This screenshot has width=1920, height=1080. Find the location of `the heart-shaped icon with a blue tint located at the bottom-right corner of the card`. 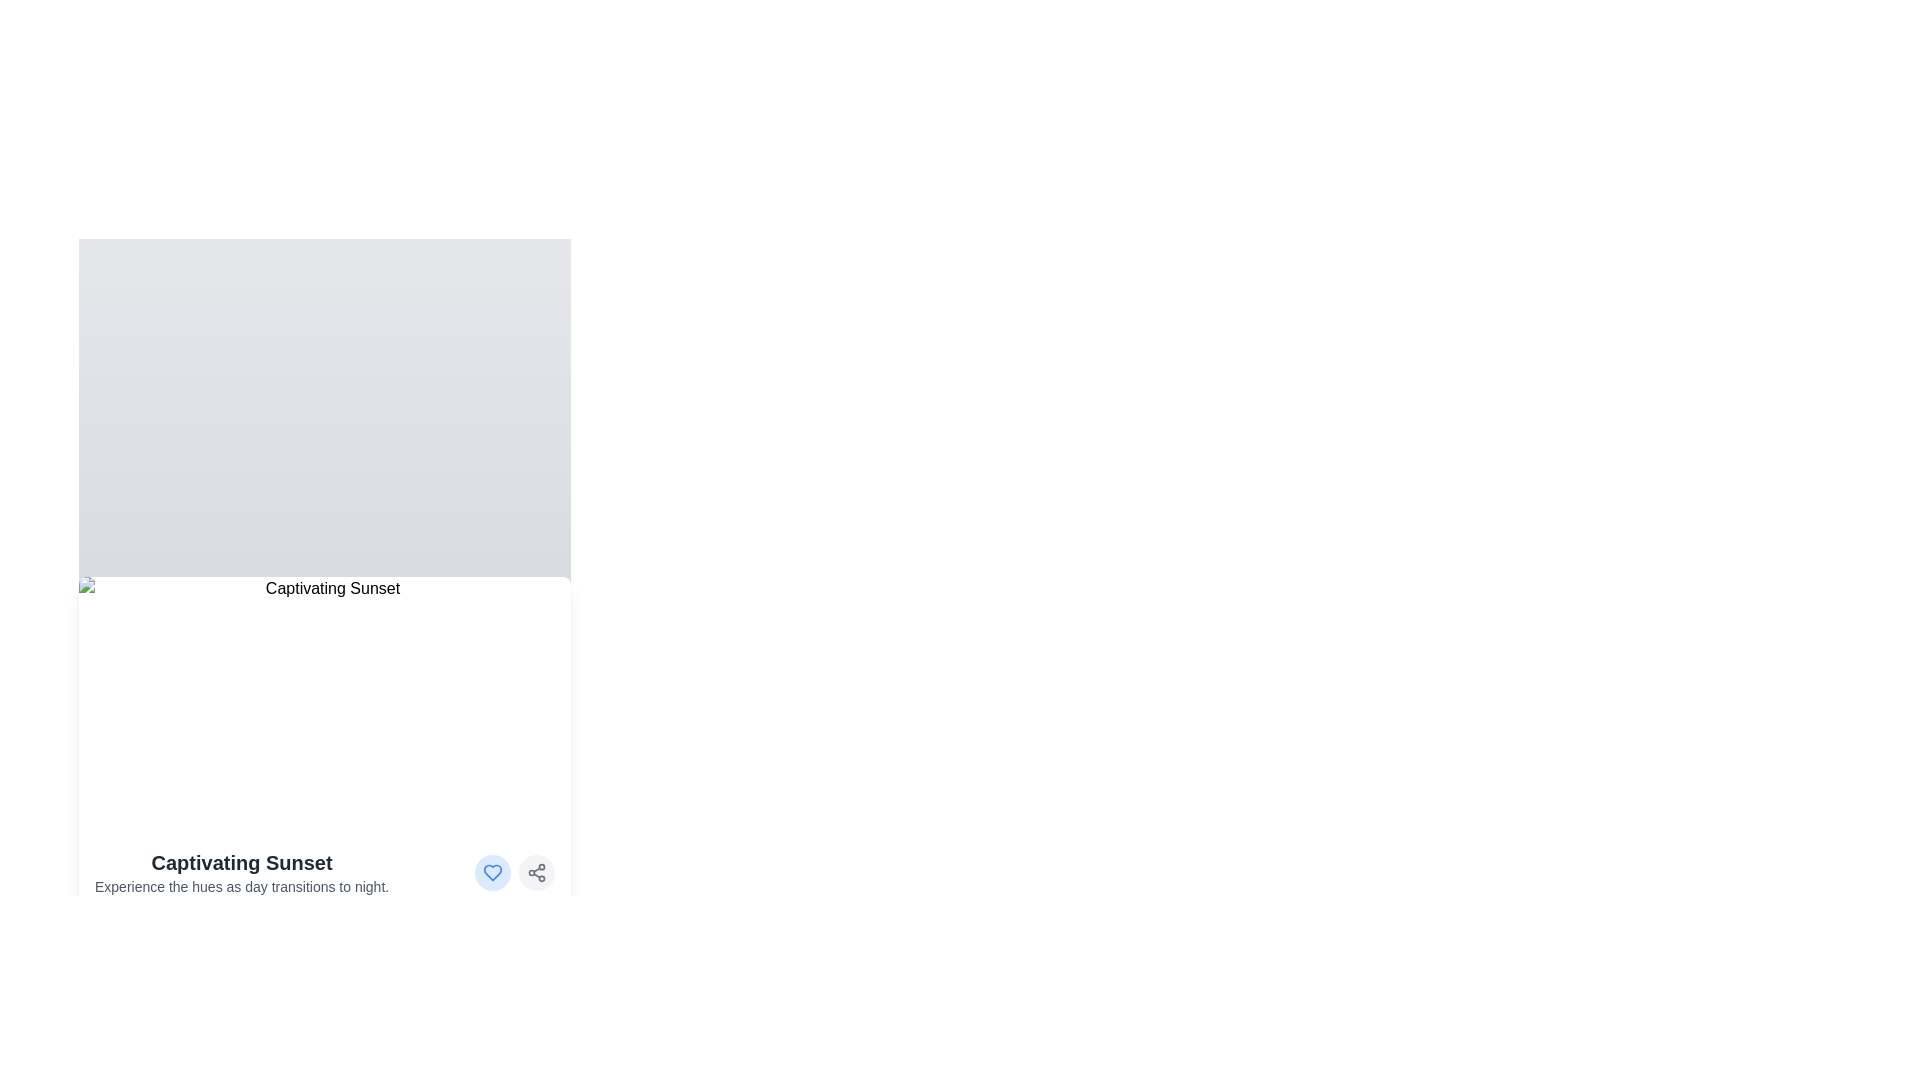

the heart-shaped icon with a blue tint located at the bottom-right corner of the card is located at coordinates (493, 871).